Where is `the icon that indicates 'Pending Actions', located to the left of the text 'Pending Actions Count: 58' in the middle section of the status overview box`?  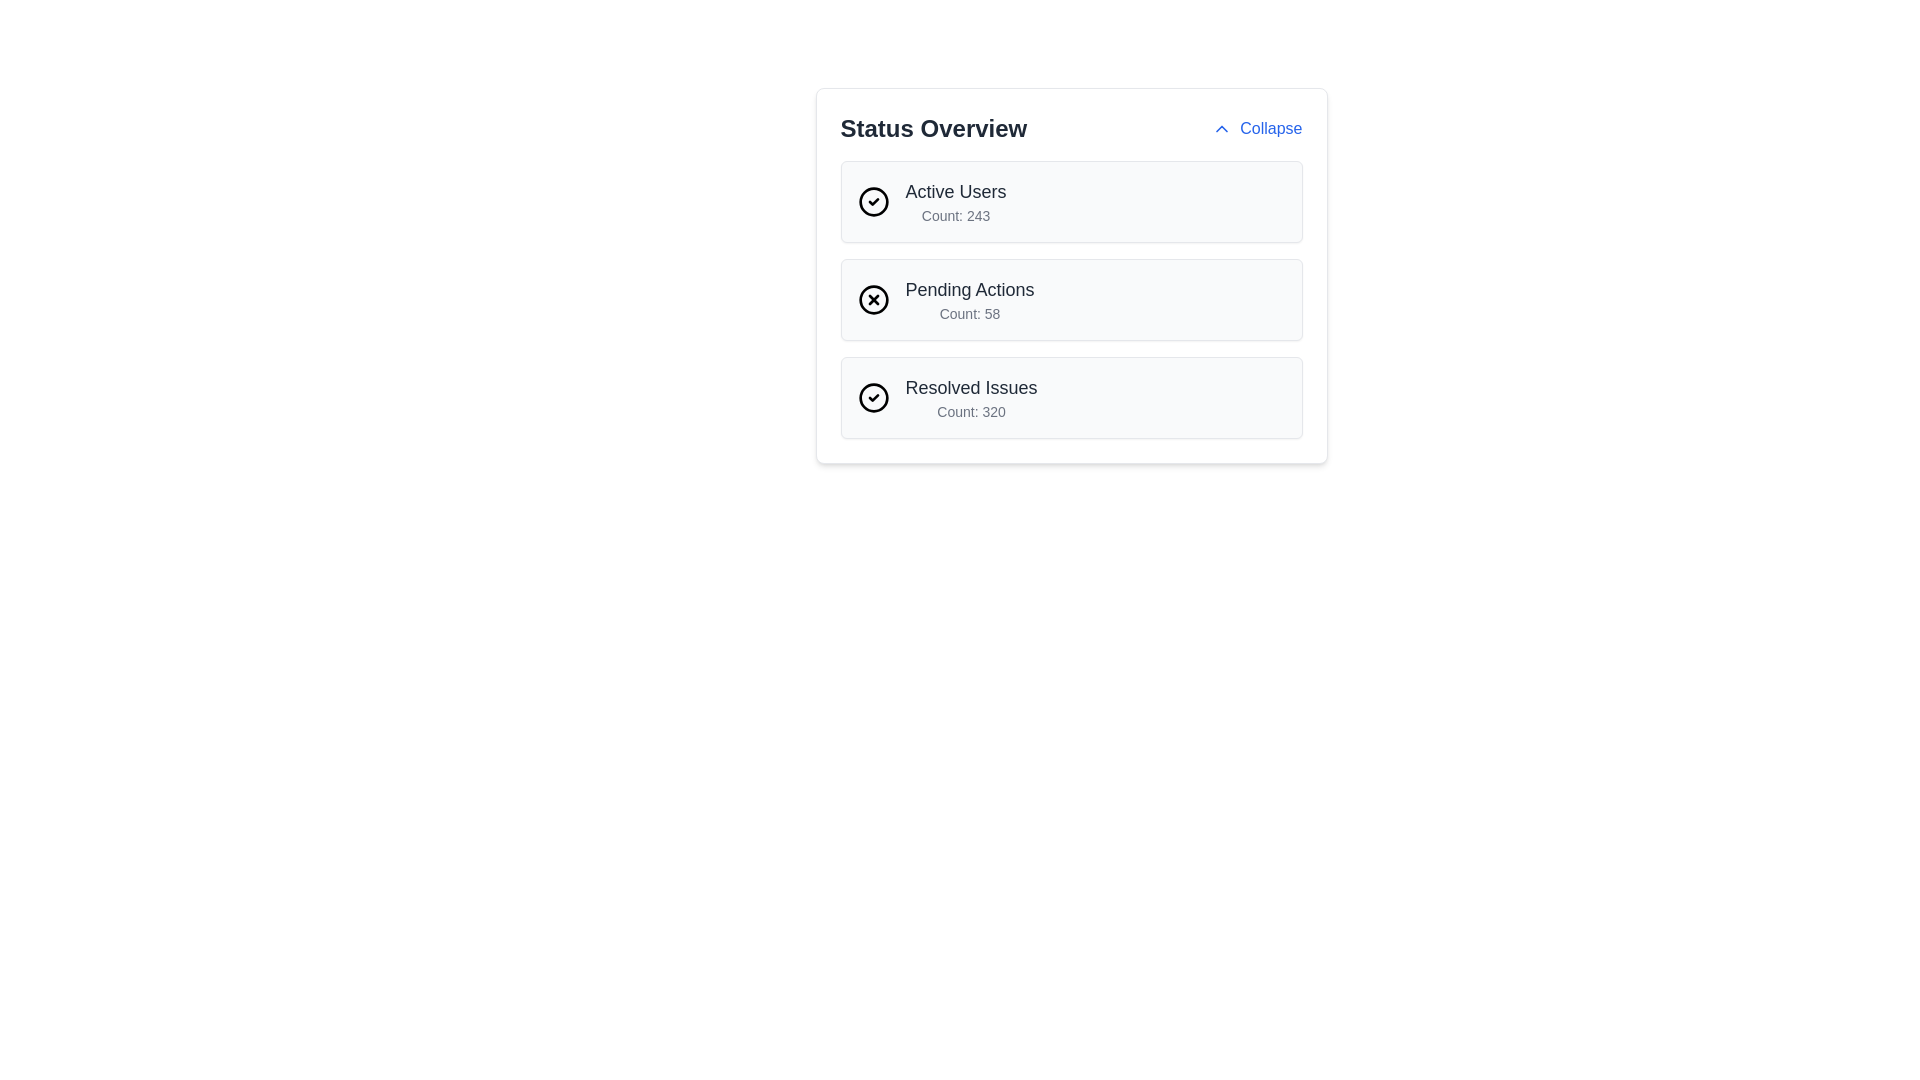 the icon that indicates 'Pending Actions', located to the left of the text 'Pending Actions Count: 58' in the middle section of the status overview box is located at coordinates (873, 300).